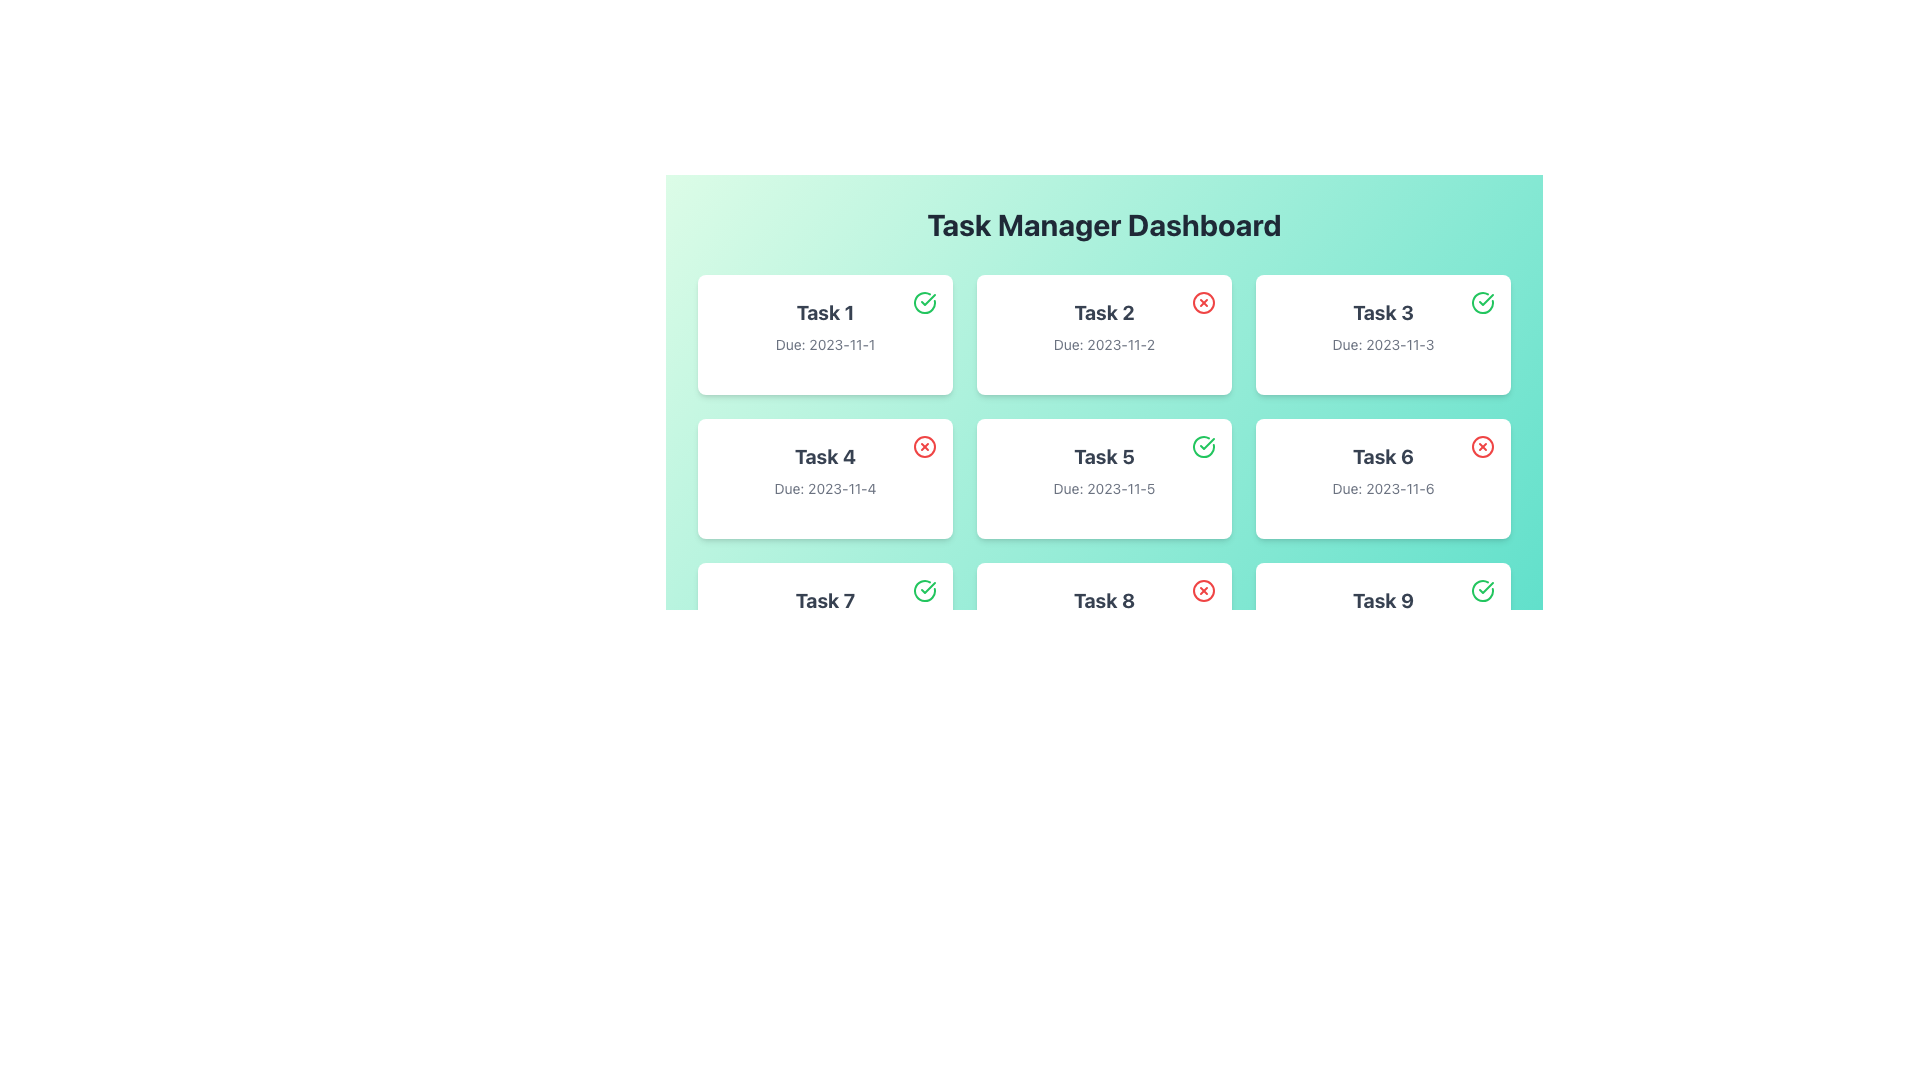 This screenshot has width=1920, height=1080. Describe the element at coordinates (825, 489) in the screenshot. I see `the static text label displaying 'Due: 2023-11-4', which is positioned beneath the title 'Task 4' in the task layout` at that location.